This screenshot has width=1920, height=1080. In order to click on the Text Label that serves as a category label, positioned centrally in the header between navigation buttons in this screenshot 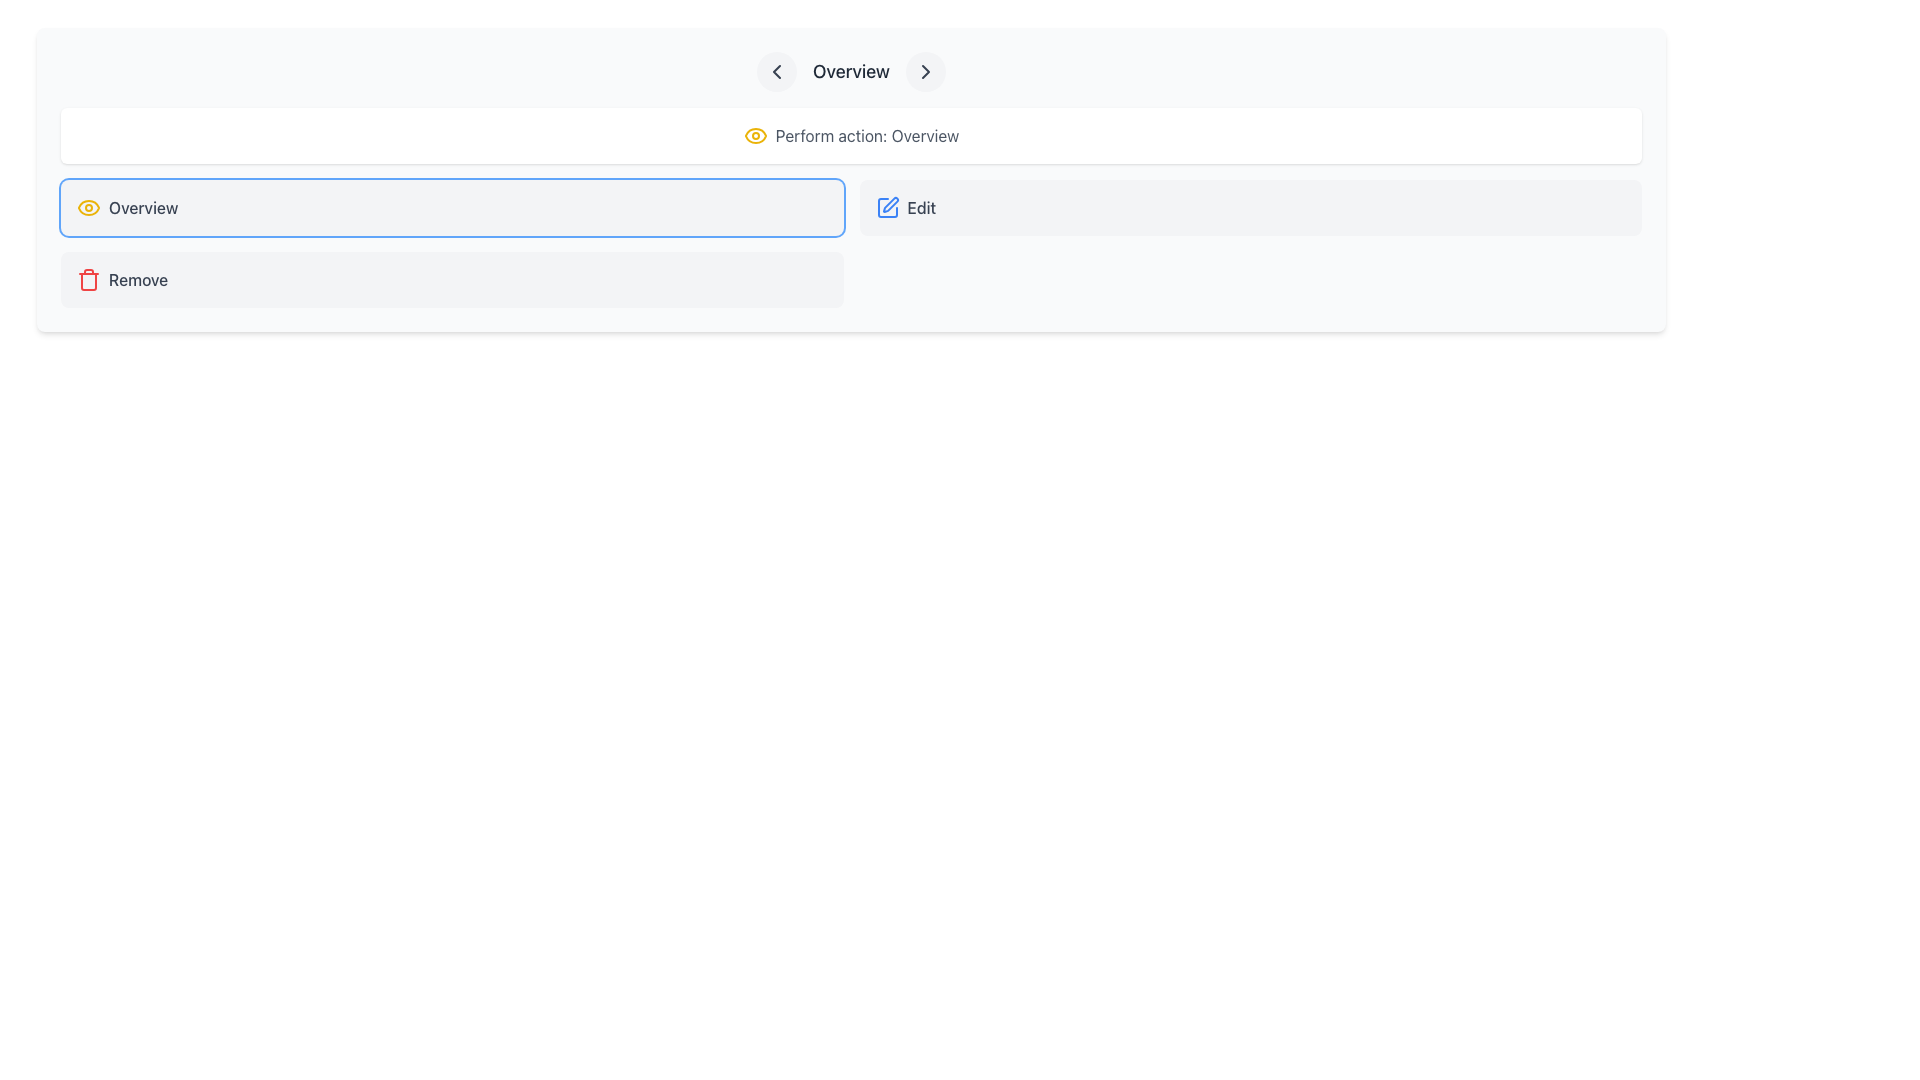, I will do `click(851, 71)`.